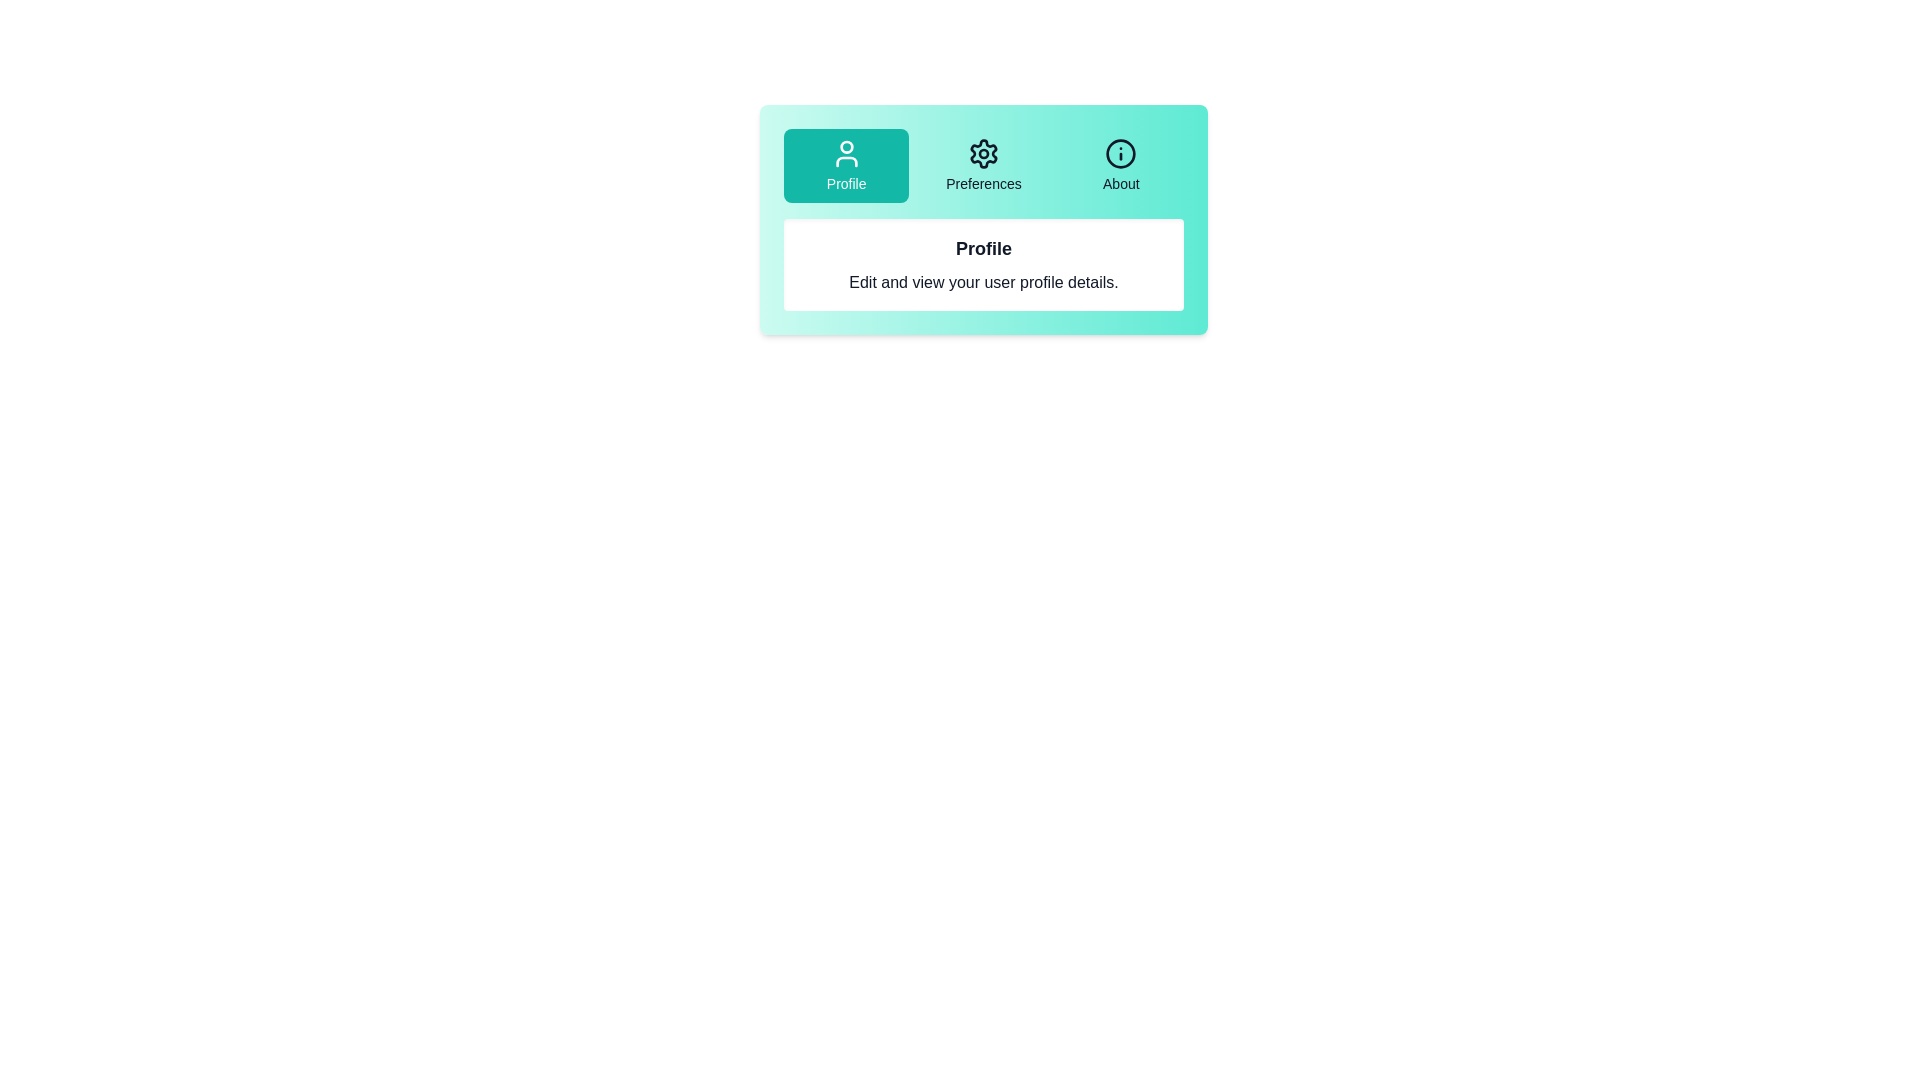 The width and height of the screenshot is (1920, 1080). I want to click on the About tab button to select it, so click(1121, 164).